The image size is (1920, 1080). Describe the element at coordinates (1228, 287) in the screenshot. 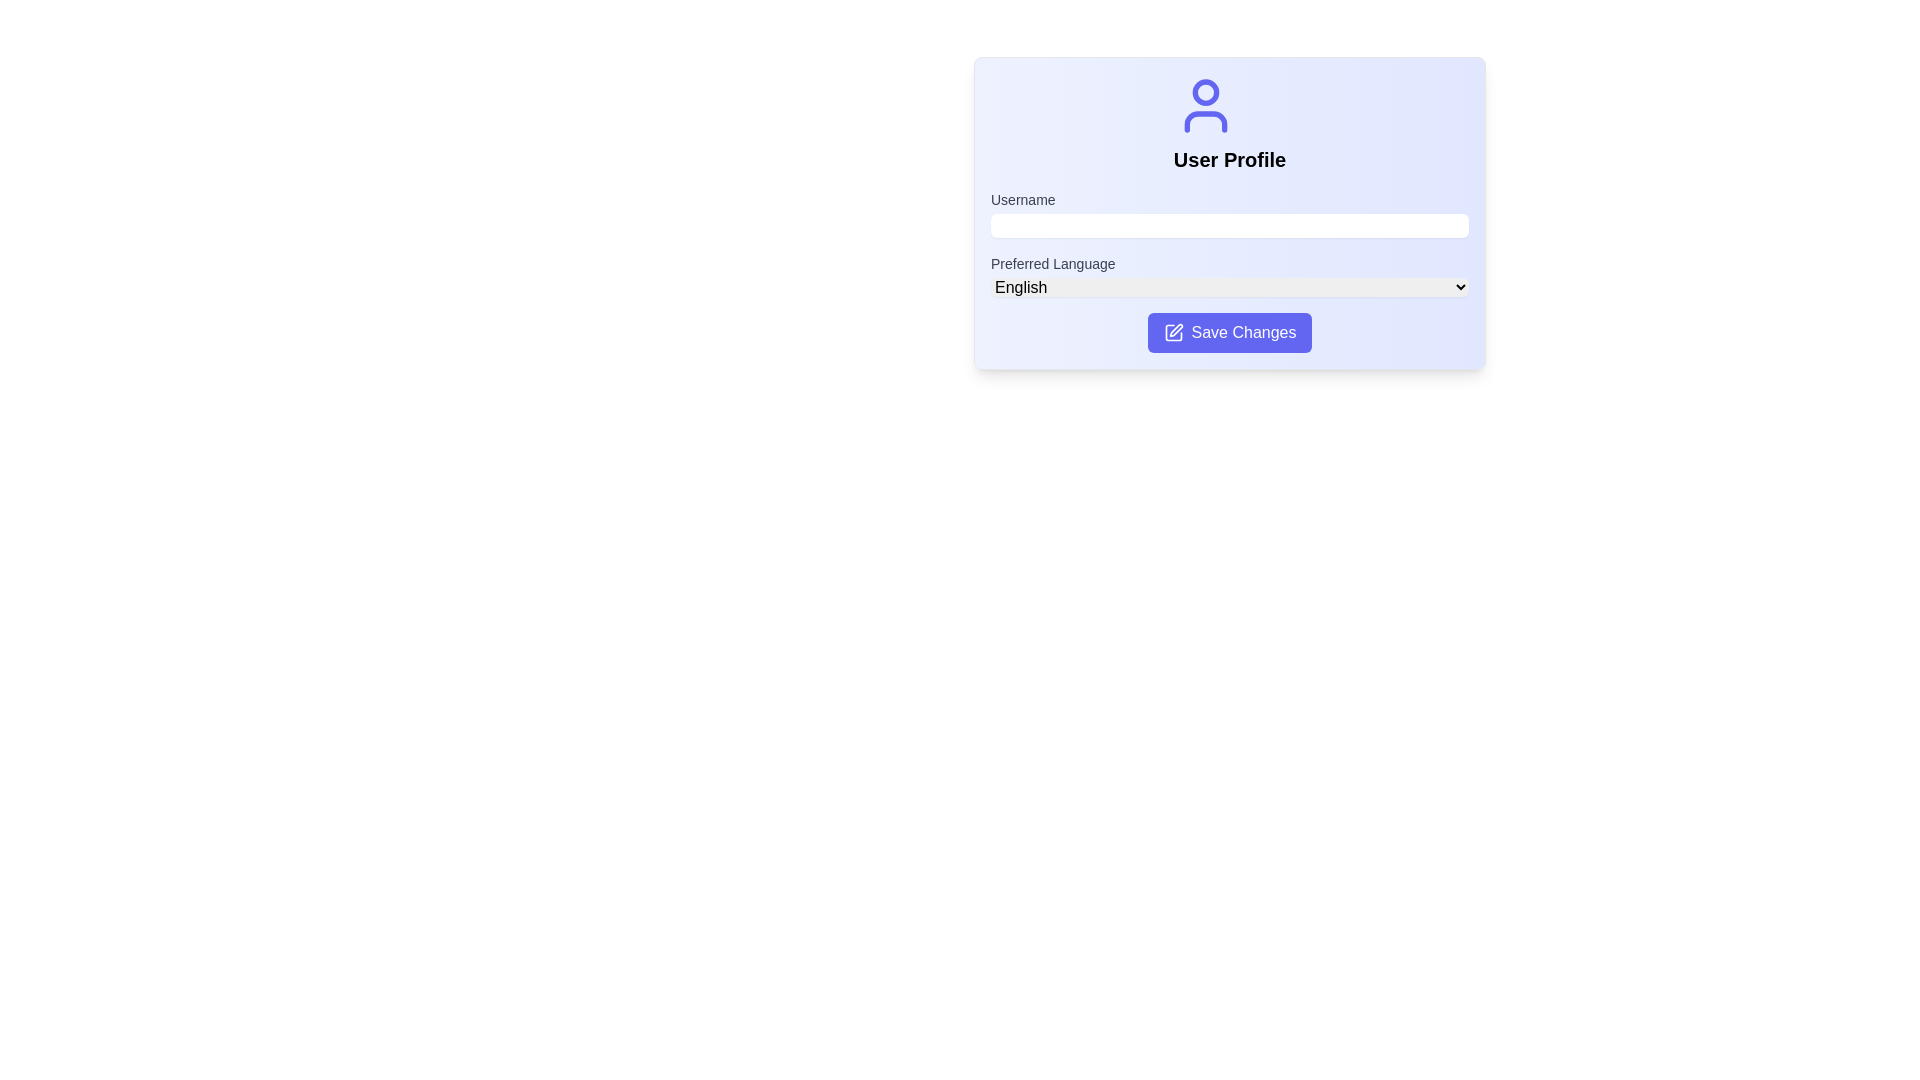

I see `an option from the dropdown menu labeled 'Preferred Language', located centrally below the 'Username' input field` at that location.